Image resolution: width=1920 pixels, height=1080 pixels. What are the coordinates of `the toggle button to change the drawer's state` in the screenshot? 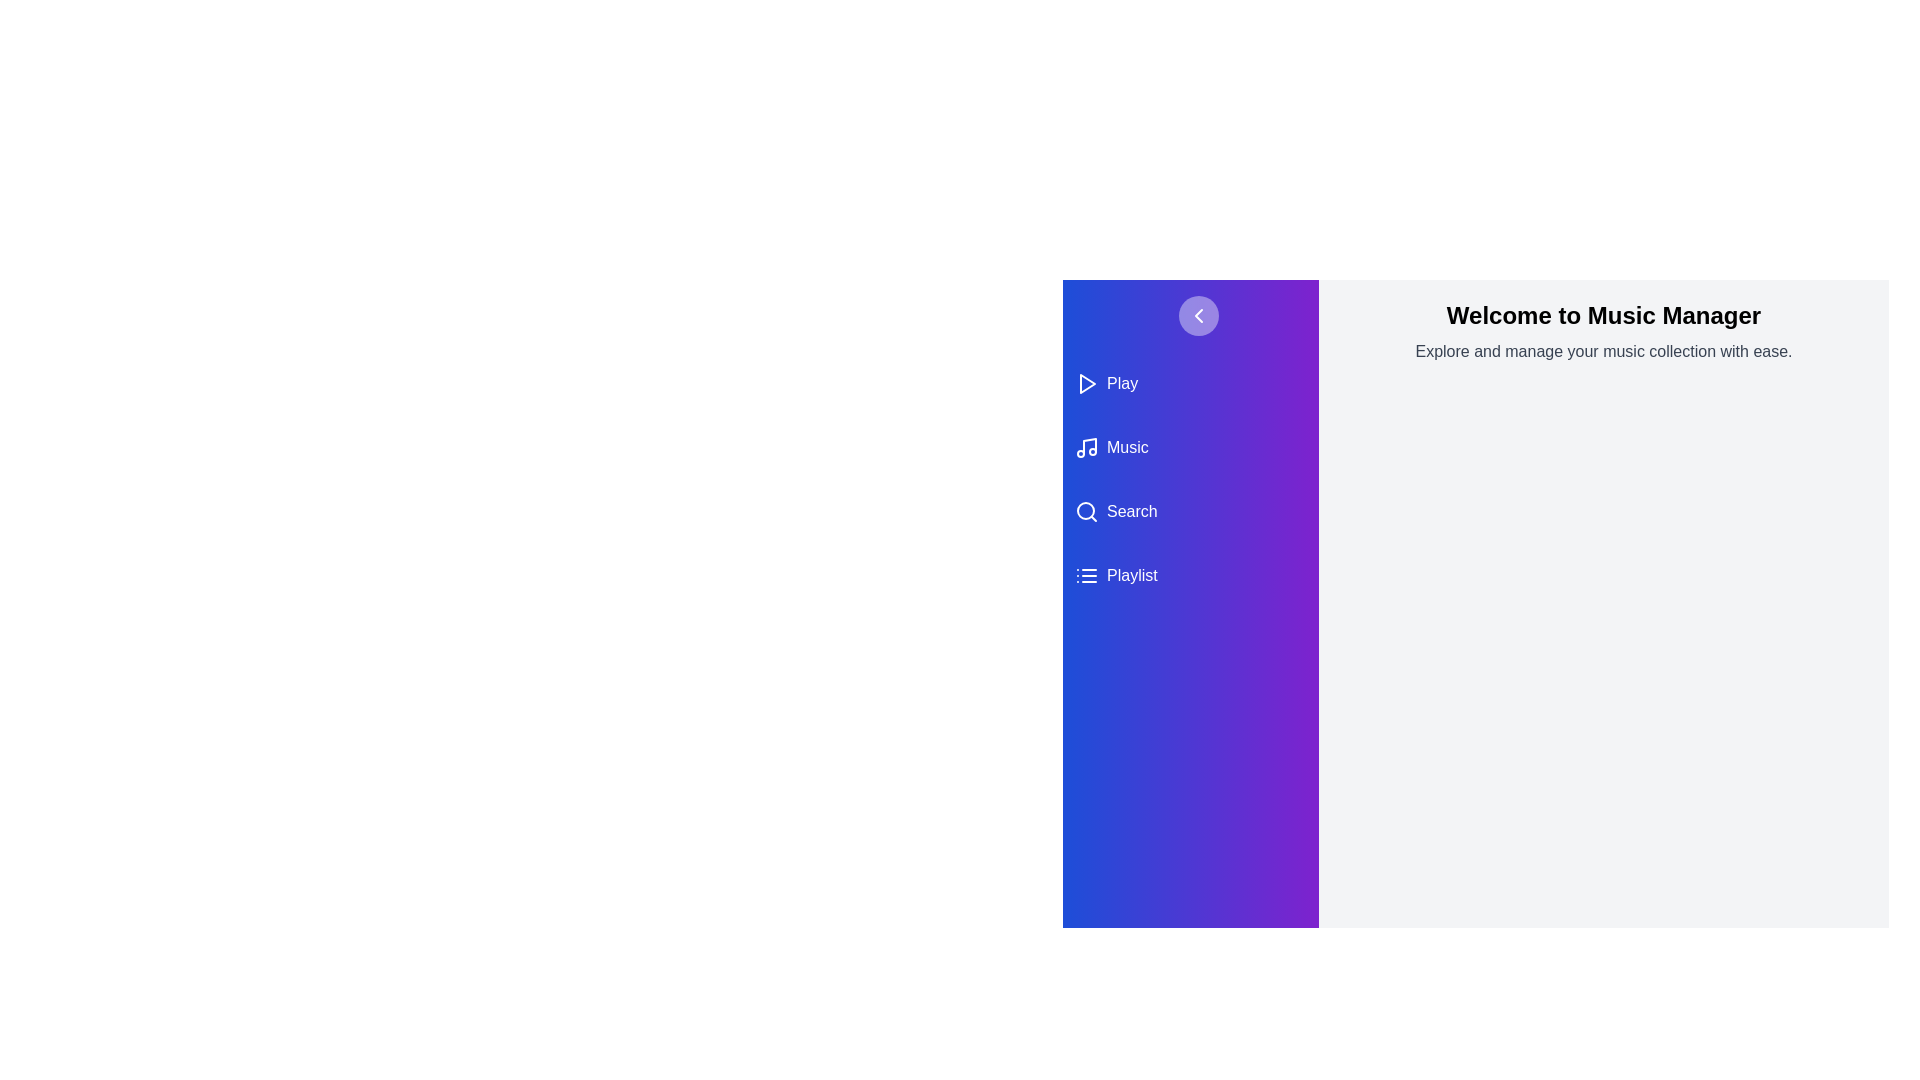 It's located at (1199, 315).